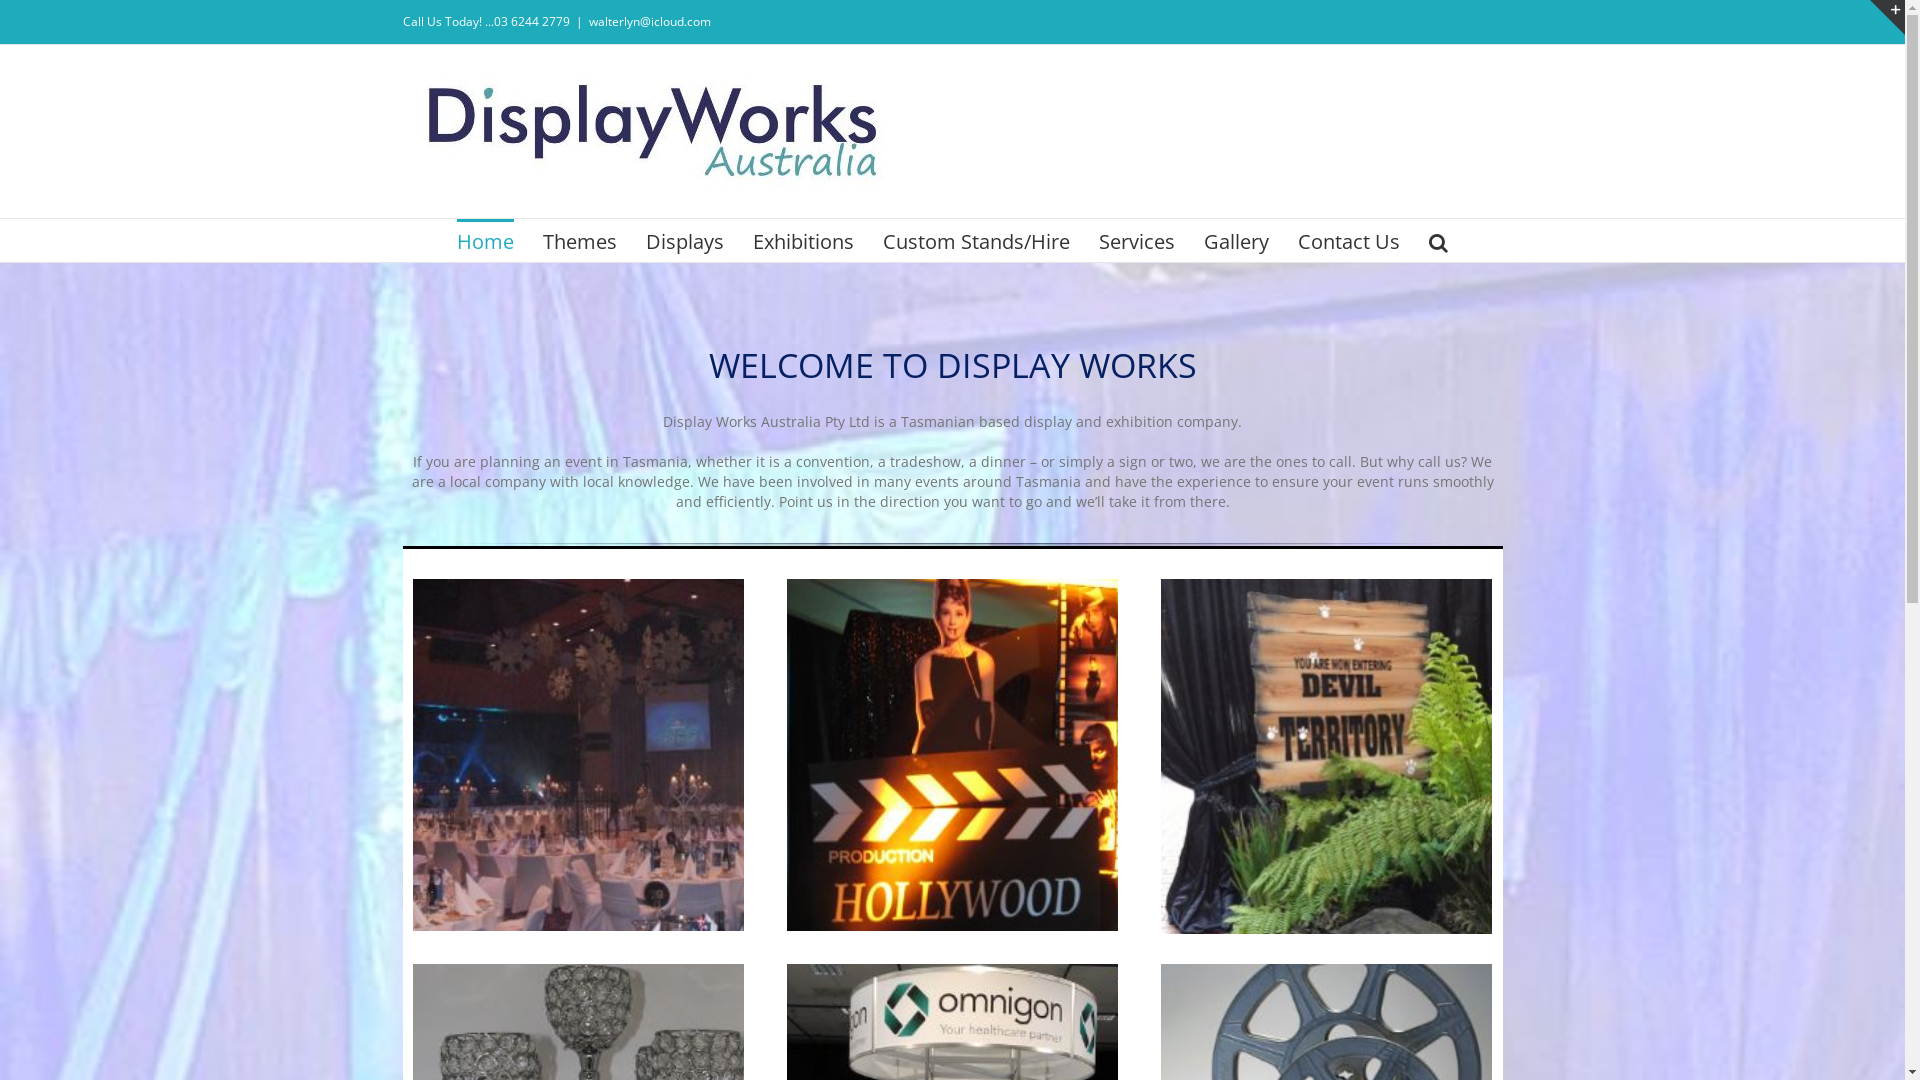 This screenshot has height=1080, width=1920. What do you see at coordinates (1137, 239) in the screenshot?
I see `'Services'` at bounding box center [1137, 239].